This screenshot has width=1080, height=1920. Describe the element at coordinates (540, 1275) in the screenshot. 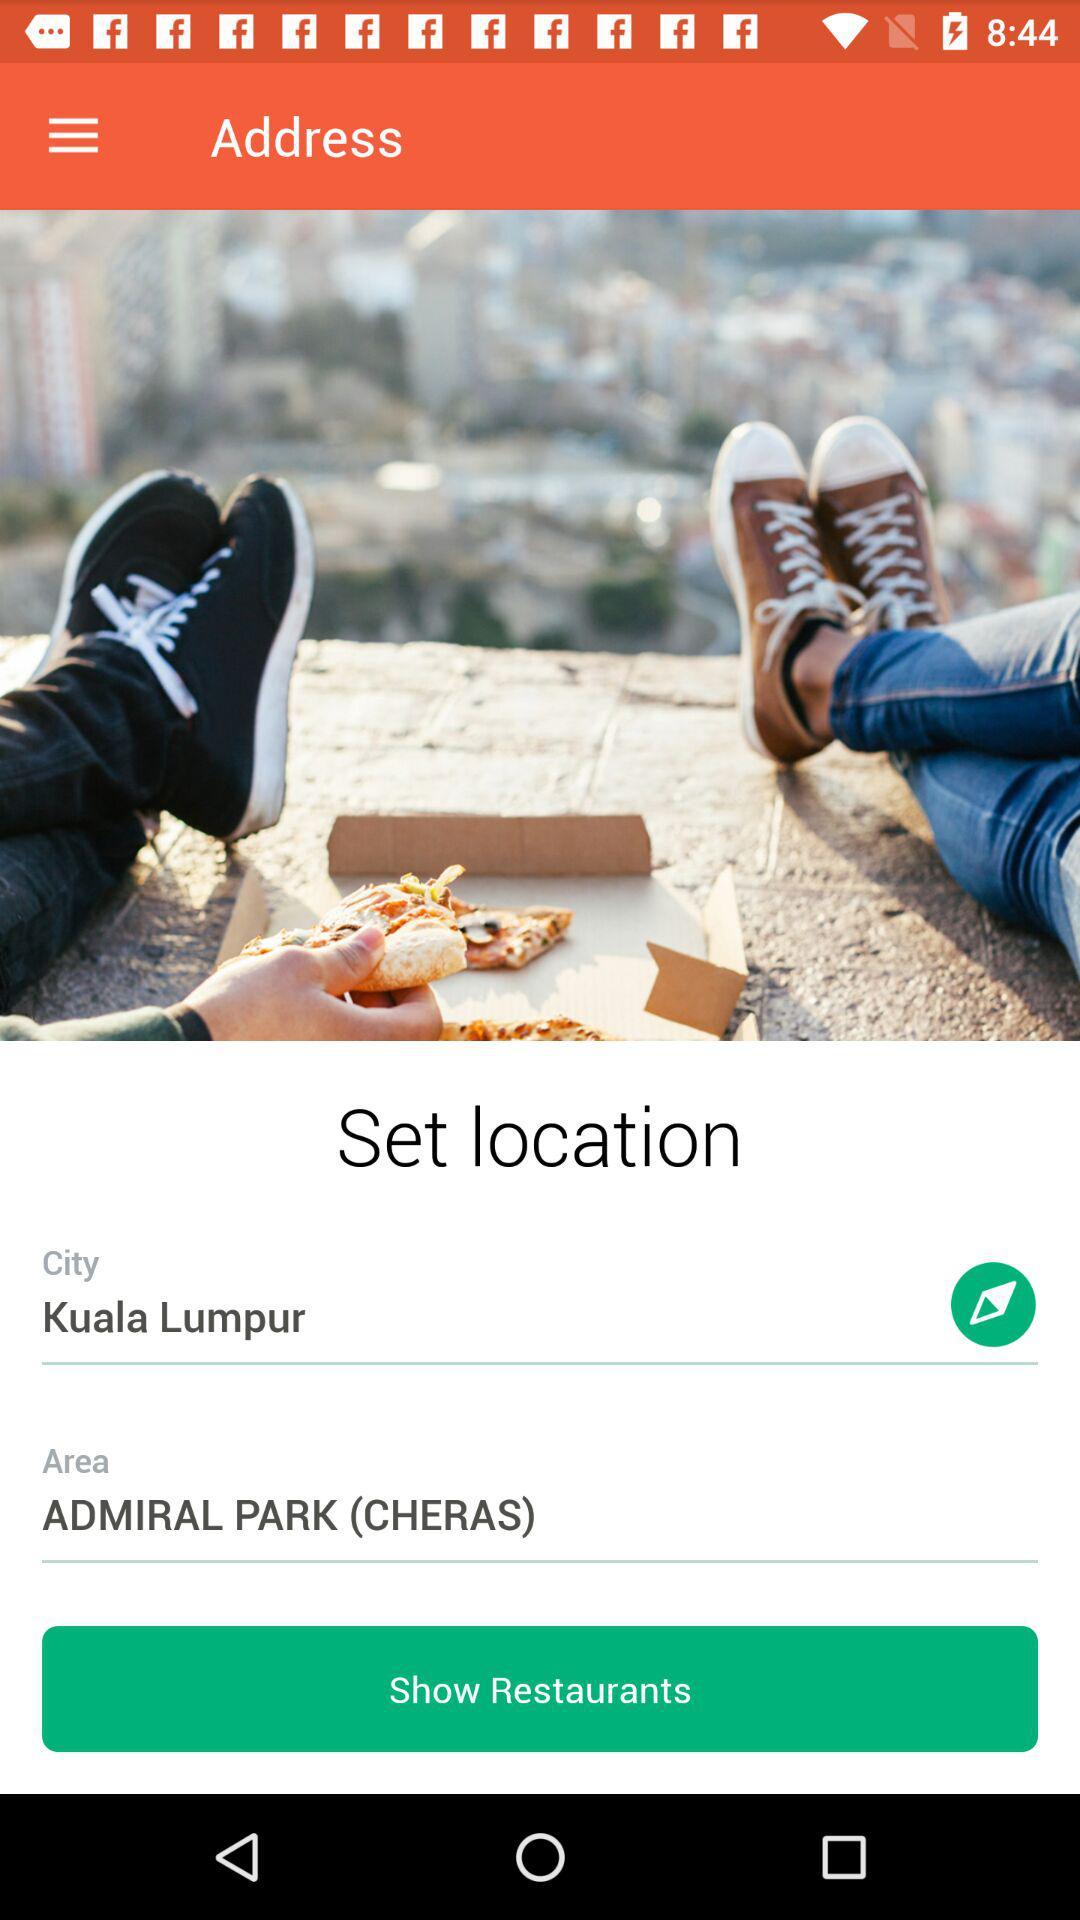

I see `the kuala lumpur item` at that location.